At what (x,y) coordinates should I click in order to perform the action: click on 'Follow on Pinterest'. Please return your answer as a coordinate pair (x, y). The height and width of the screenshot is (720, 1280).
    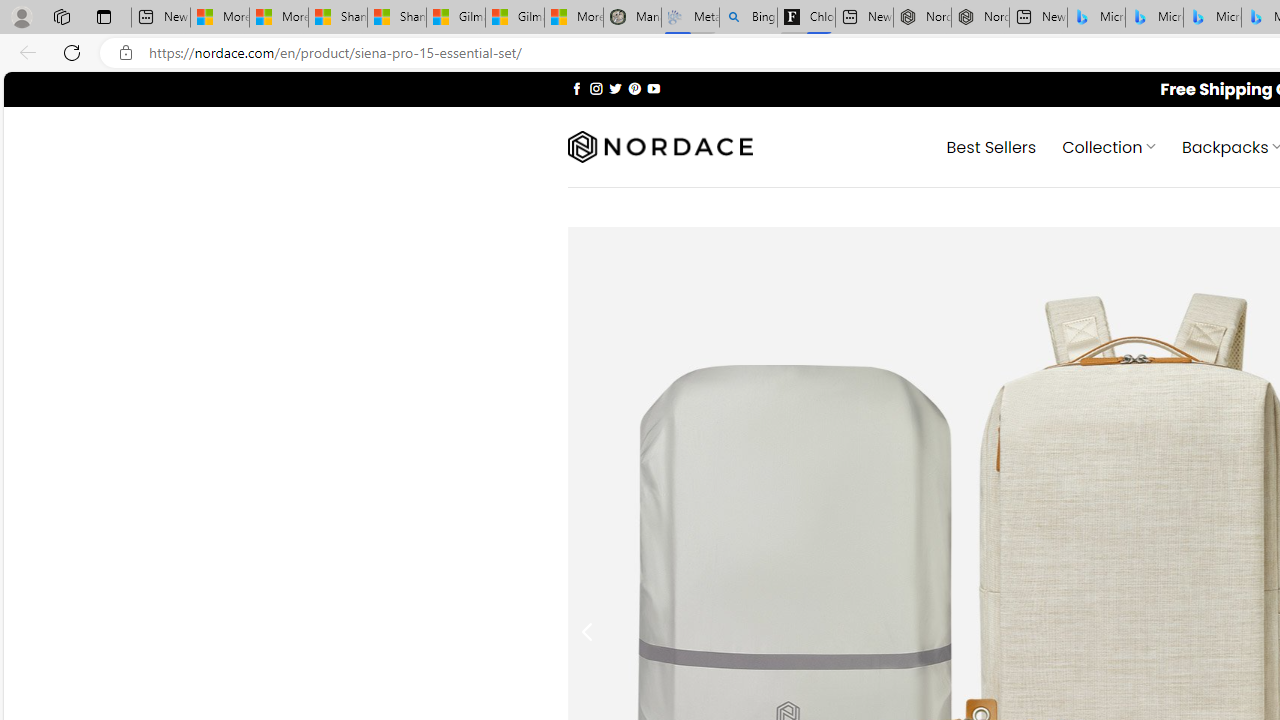
    Looking at the image, I should click on (633, 87).